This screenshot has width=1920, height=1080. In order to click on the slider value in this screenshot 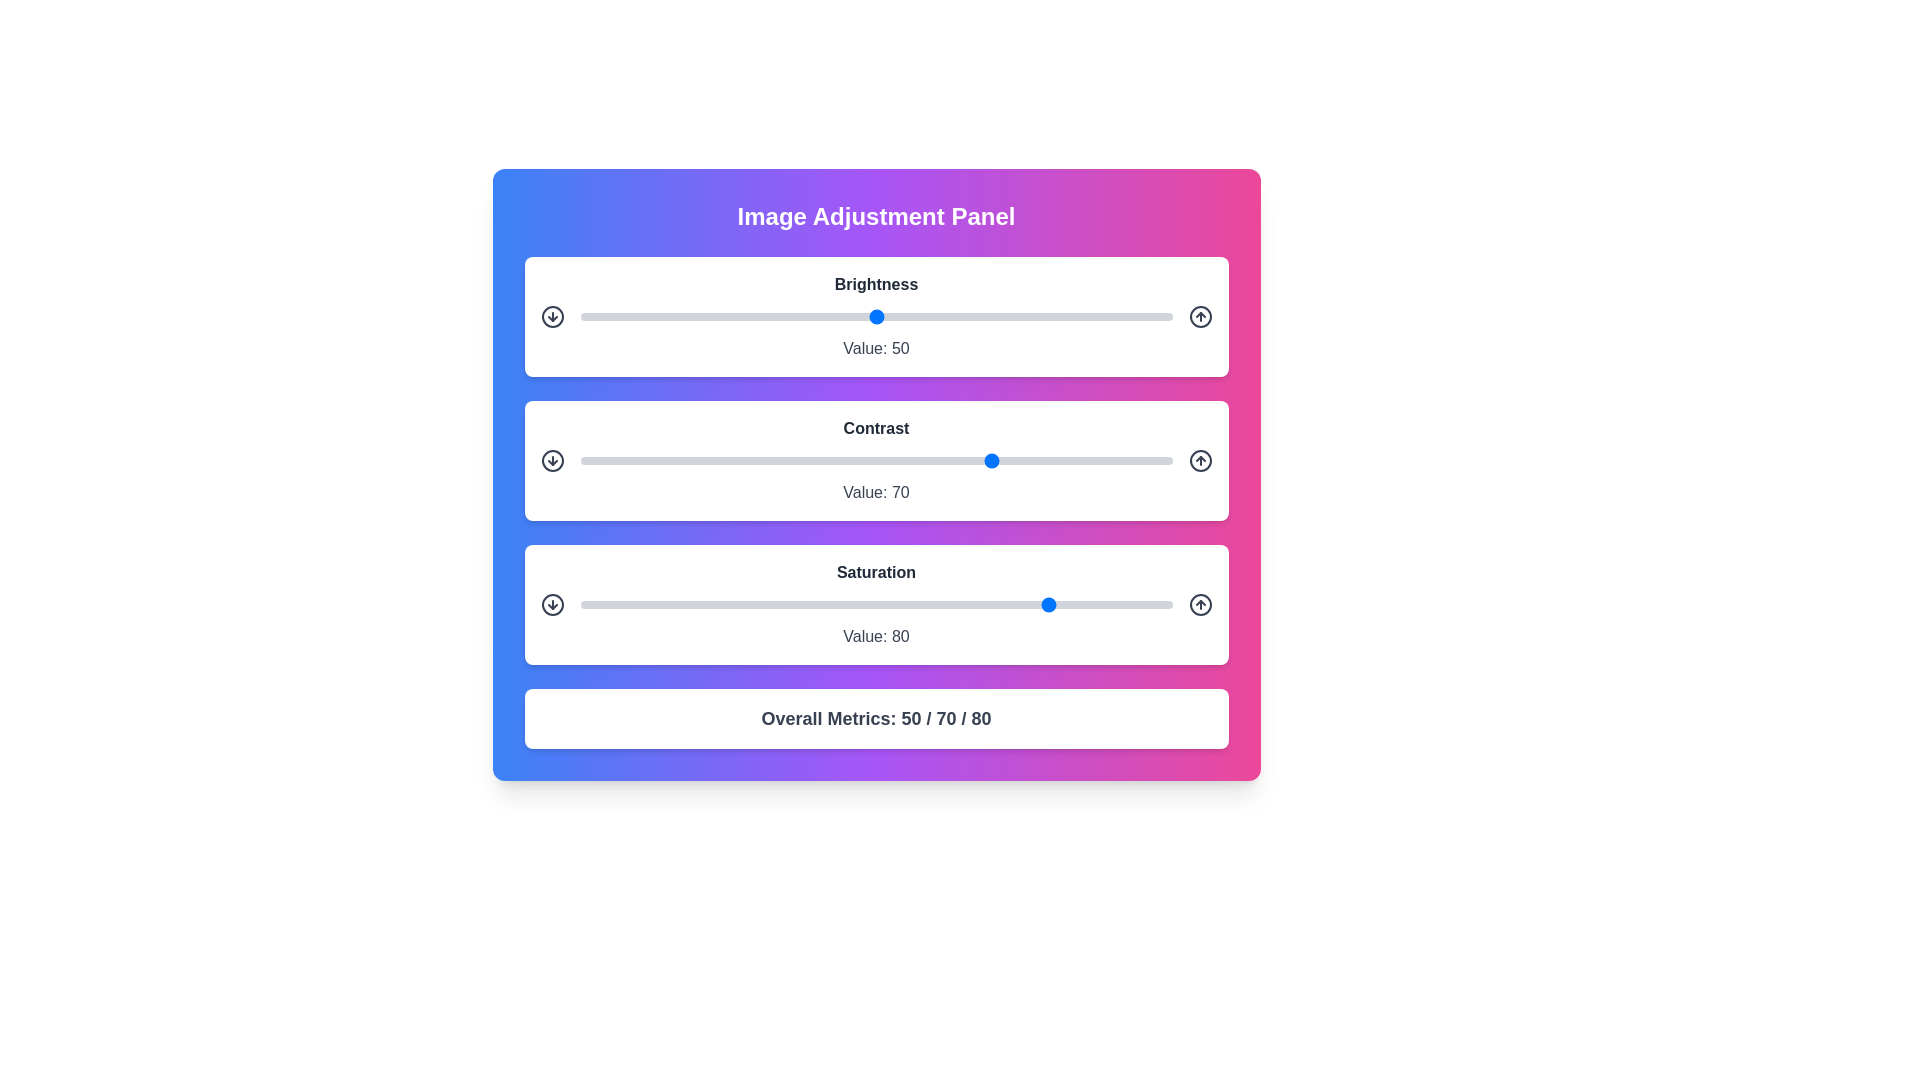, I will do `click(977, 604)`.